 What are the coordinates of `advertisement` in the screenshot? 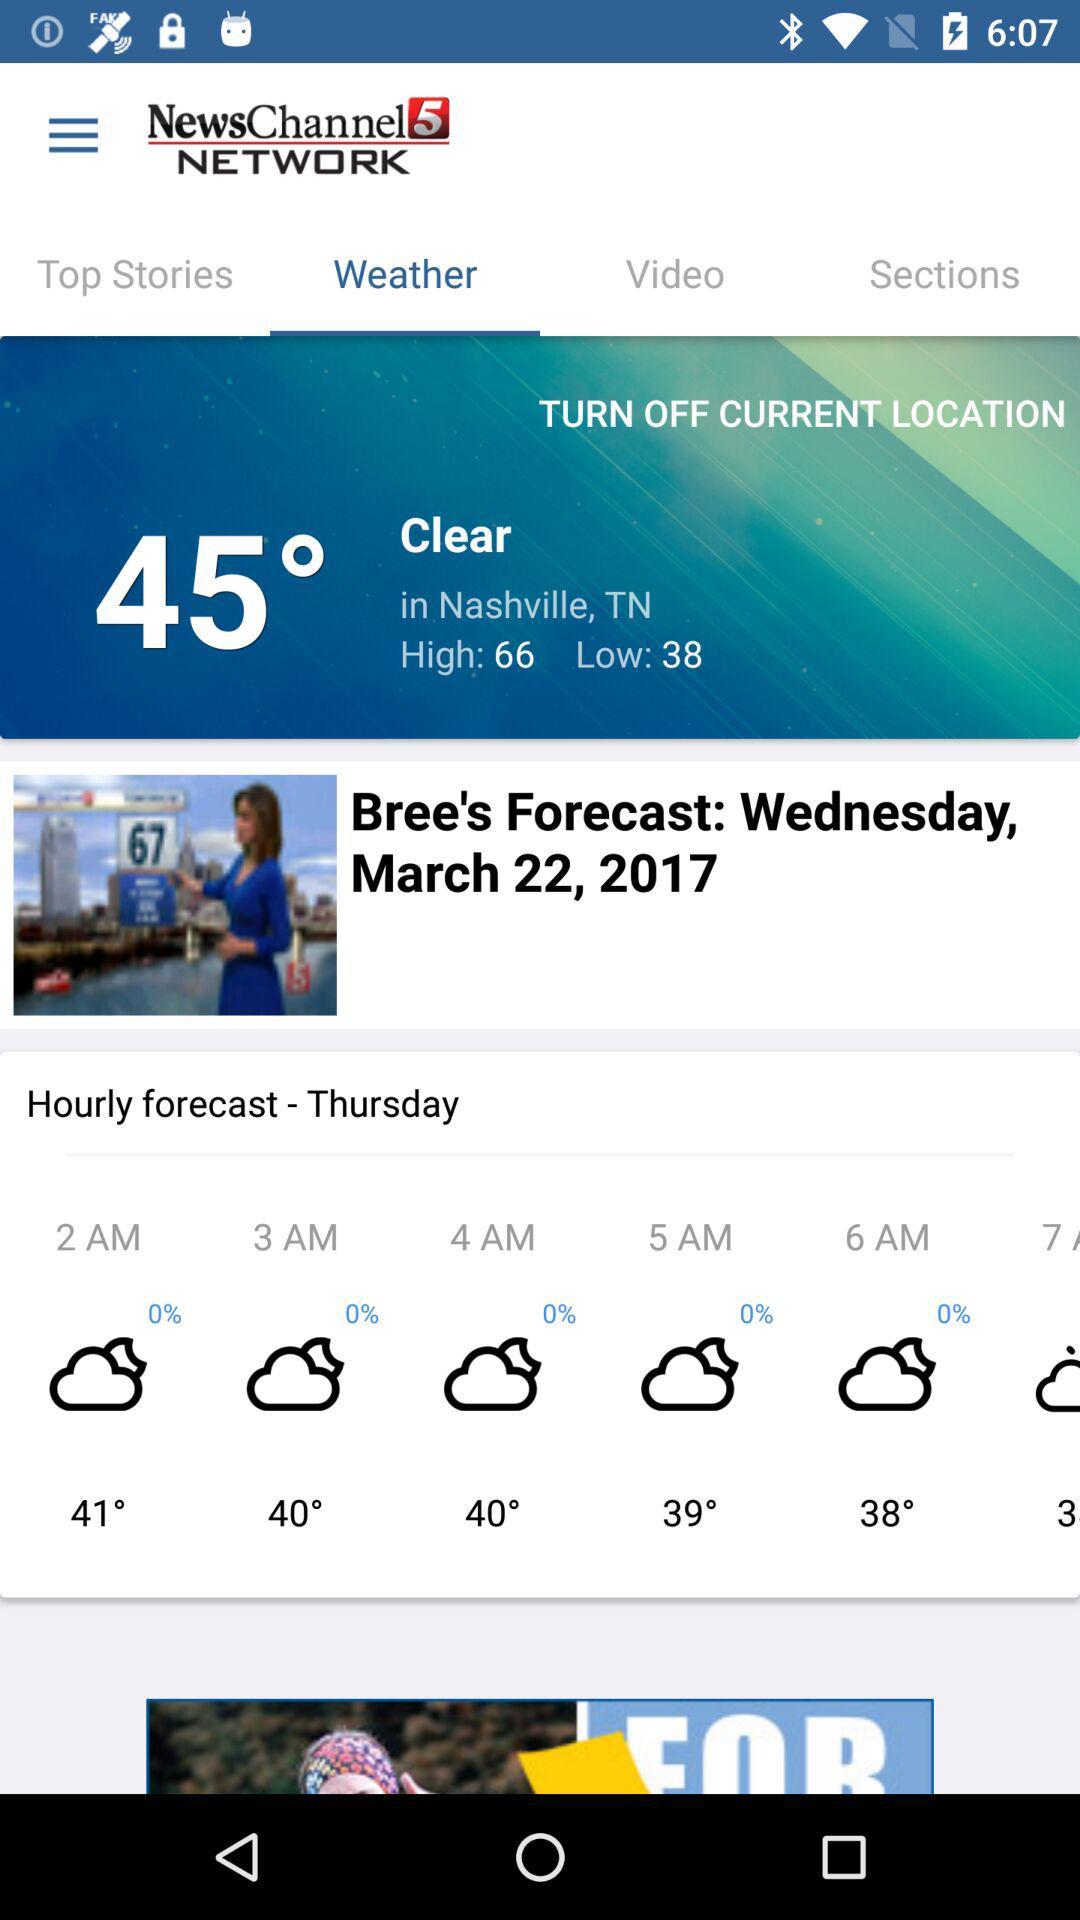 It's located at (540, 1745).